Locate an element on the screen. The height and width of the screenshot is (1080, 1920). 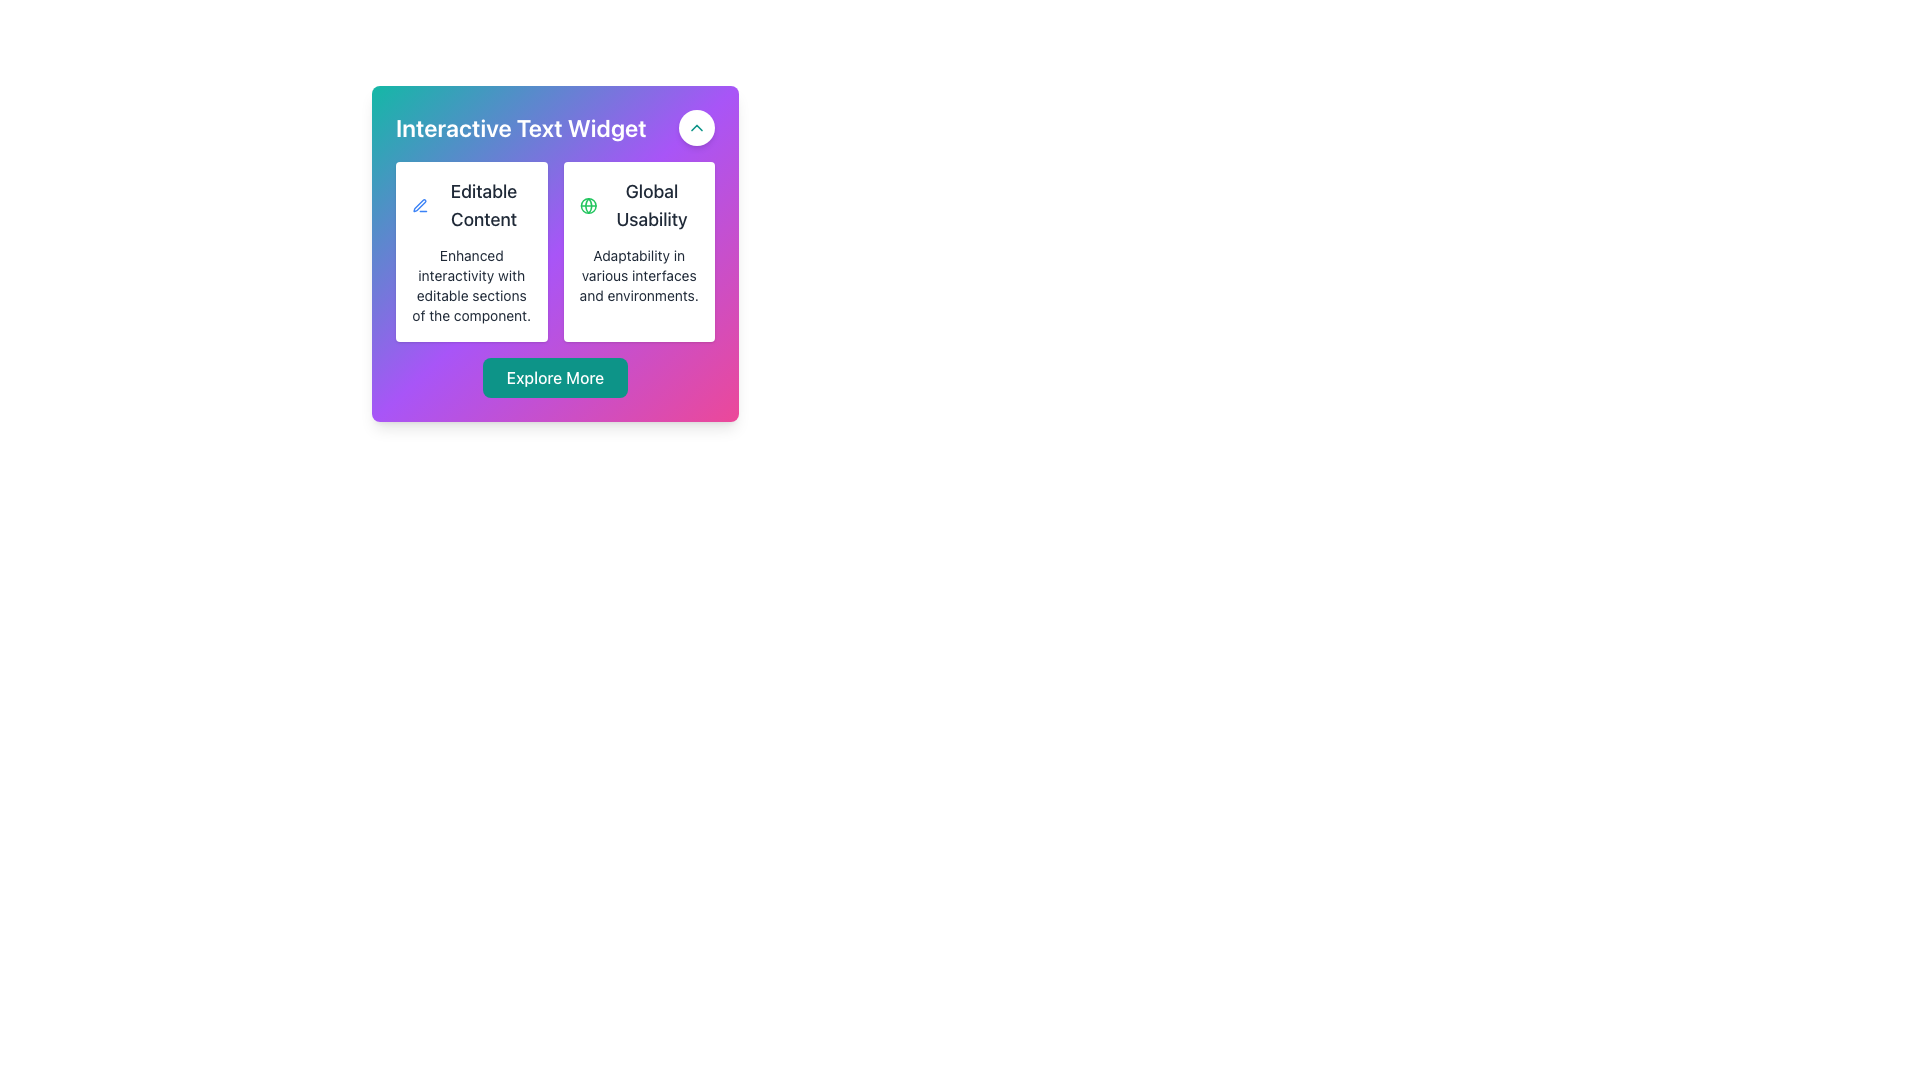
the curved line segment of the stylized globe representation in the 'Global Usability' section is located at coordinates (587, 205).